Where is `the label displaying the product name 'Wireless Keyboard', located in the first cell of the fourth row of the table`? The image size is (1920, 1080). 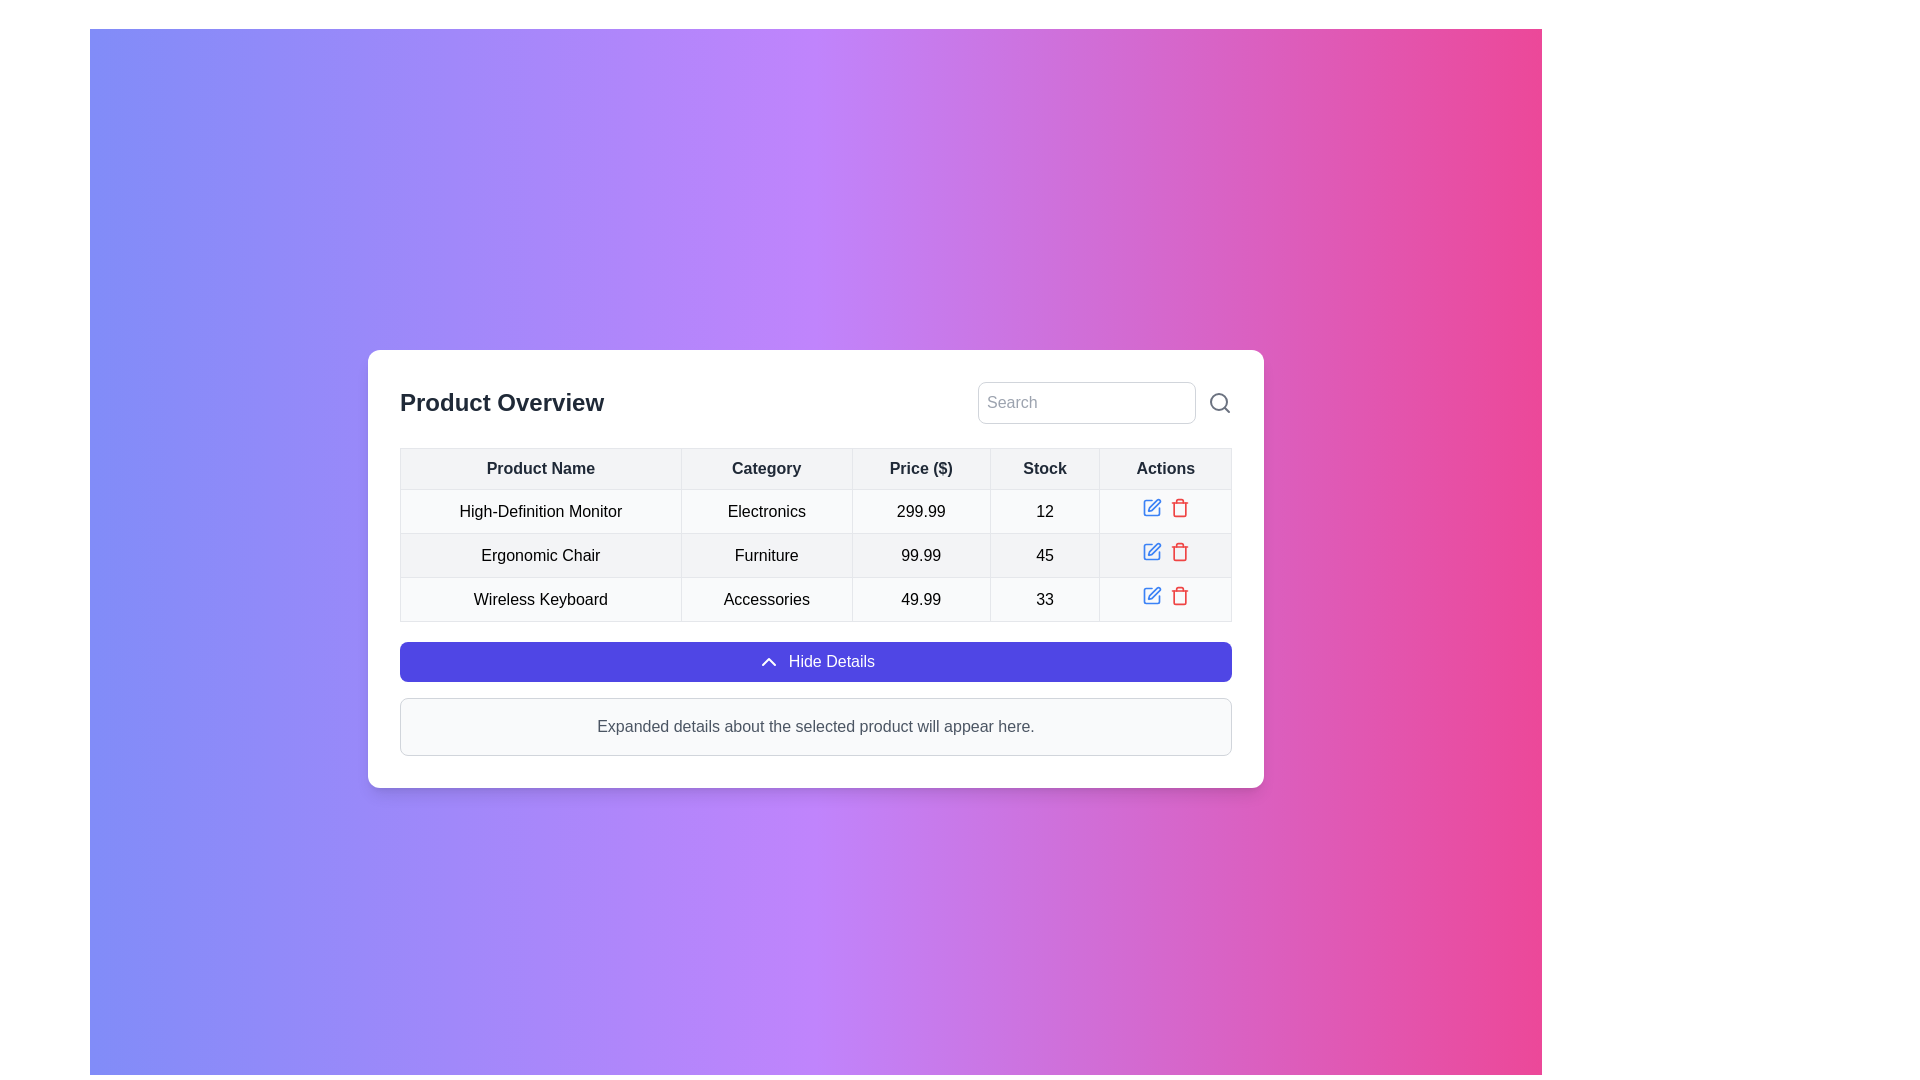
the label displaying the product name 'Wireless Keyboard', located in the first cell of the fourth row of the table is located at coordinates (540, 598).